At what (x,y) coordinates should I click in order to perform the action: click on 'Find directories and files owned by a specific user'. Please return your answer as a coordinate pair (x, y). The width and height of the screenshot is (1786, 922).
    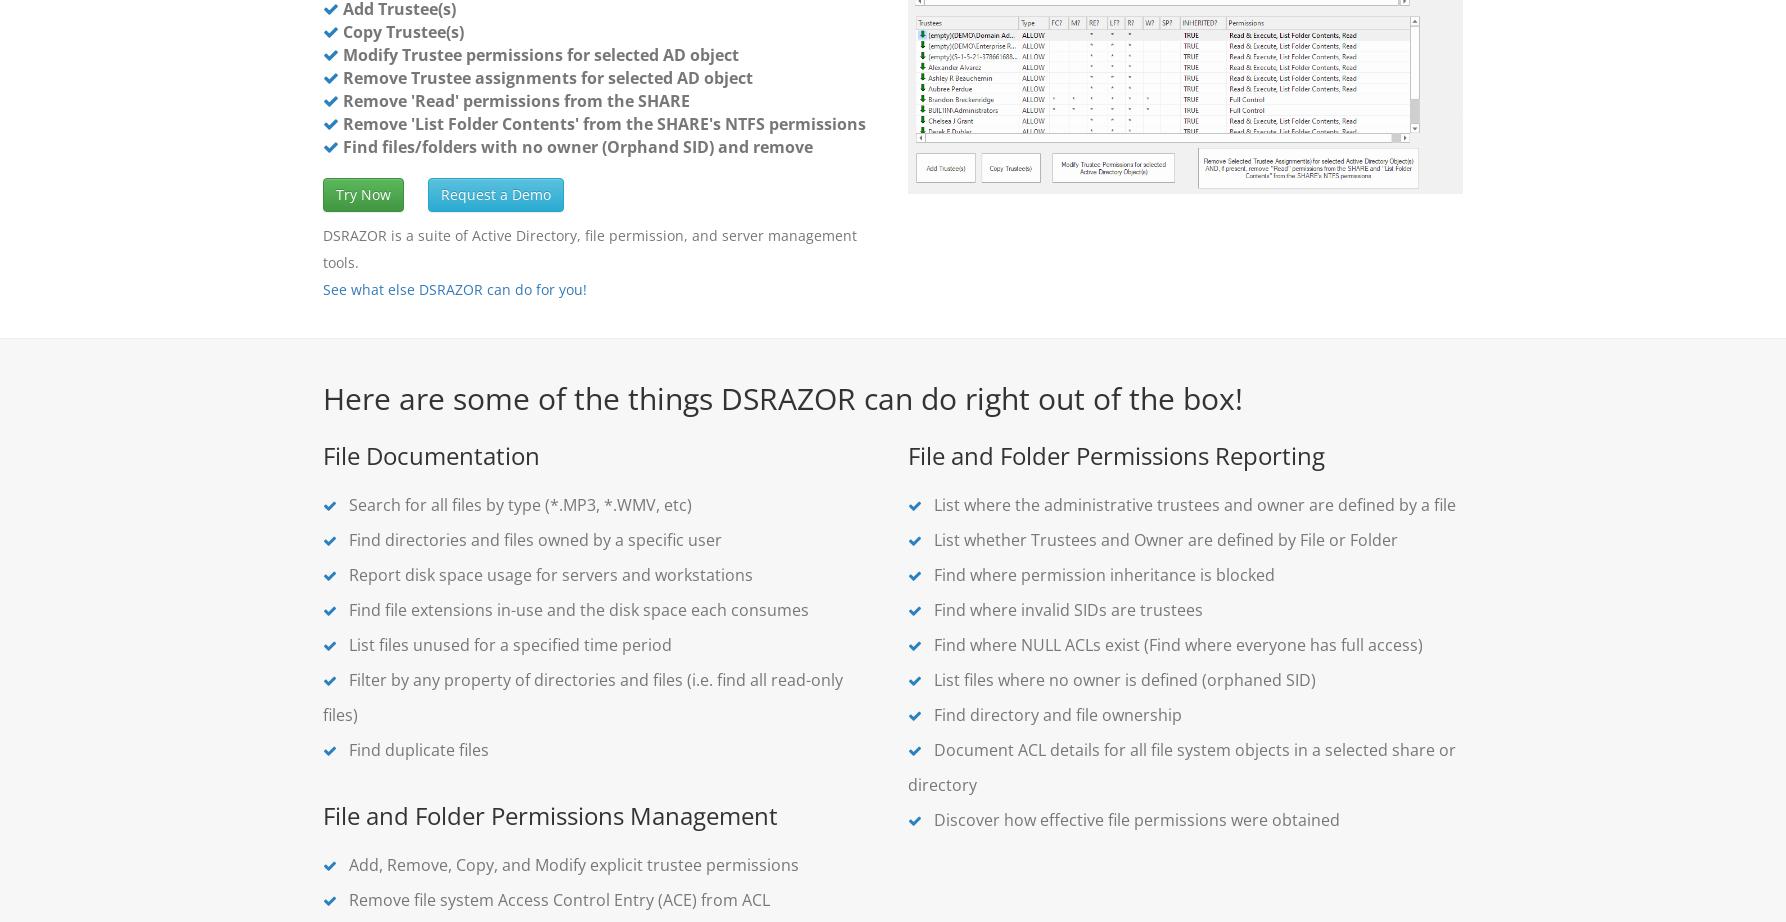
    Looking at the image, I should click on (532, 540).